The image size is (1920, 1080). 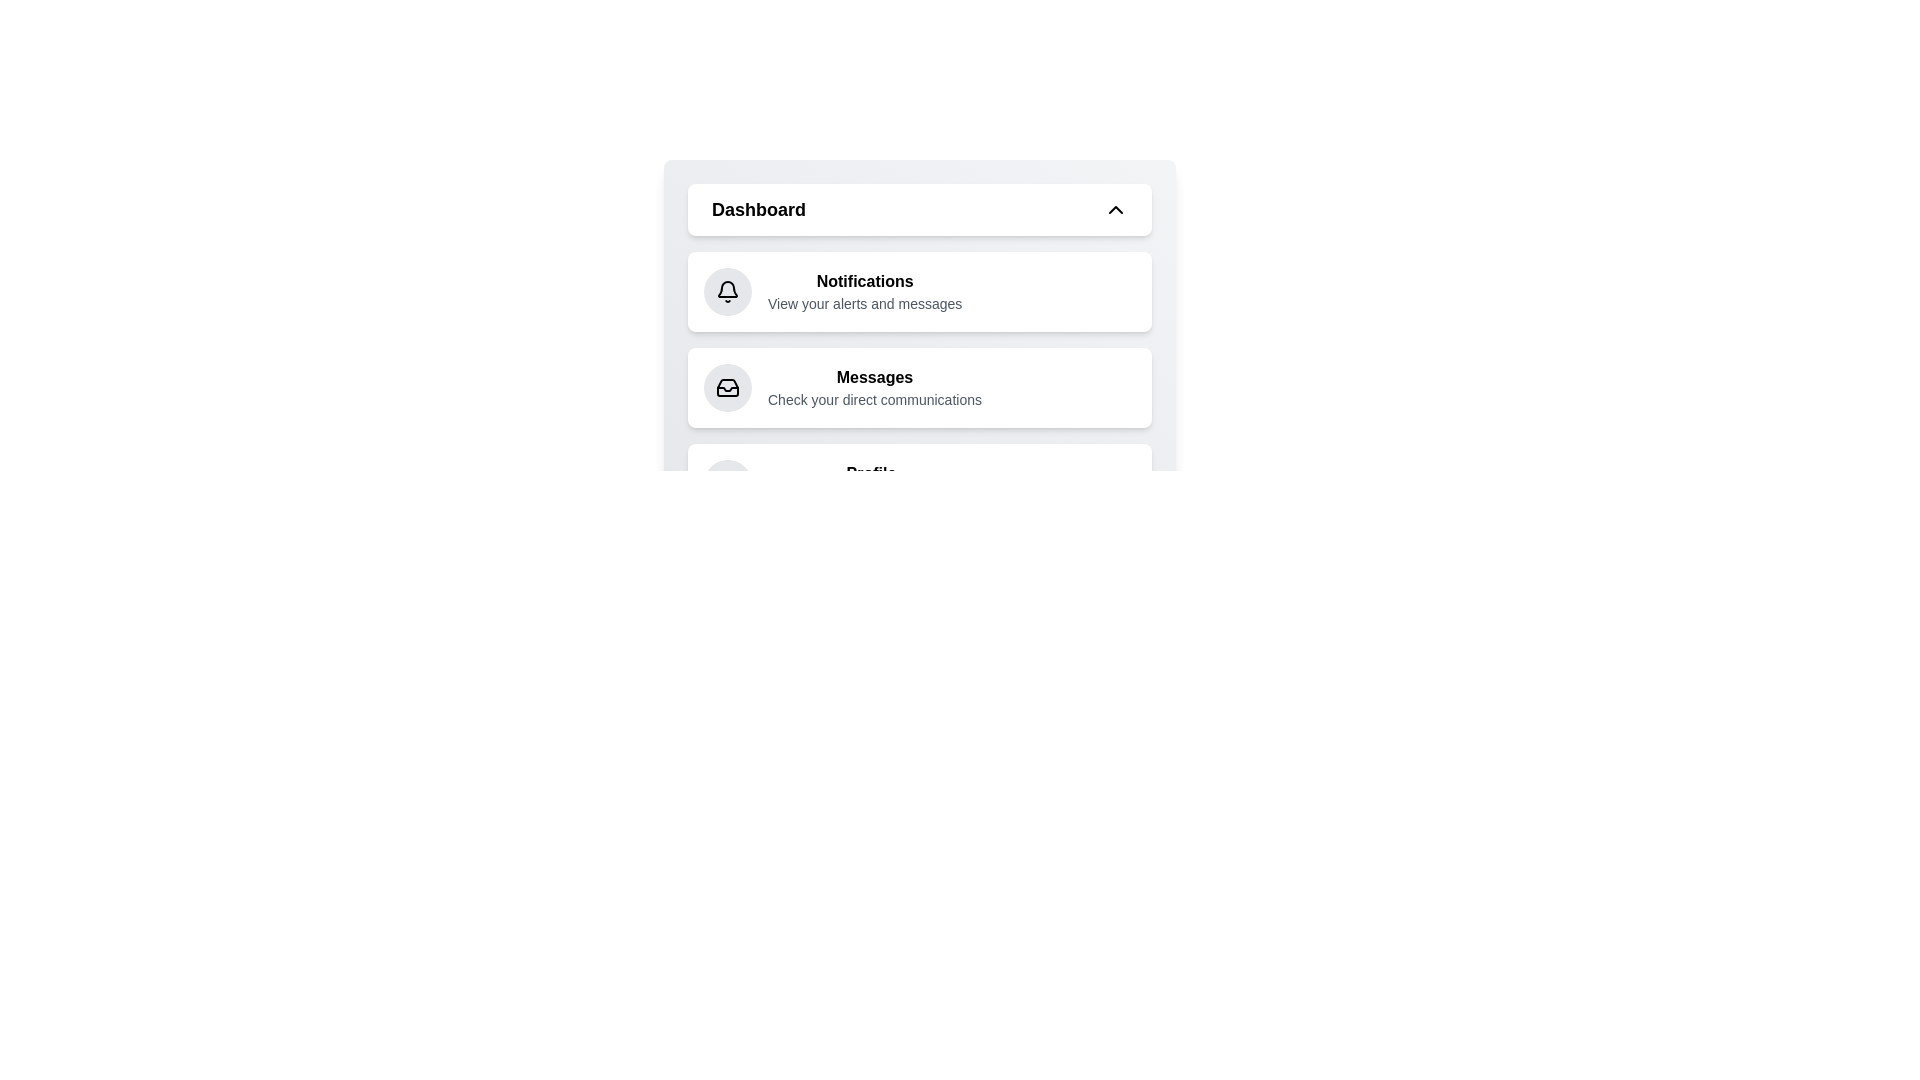 I want to click on the text of the menu item Notifications, so click(x=864, y=281).